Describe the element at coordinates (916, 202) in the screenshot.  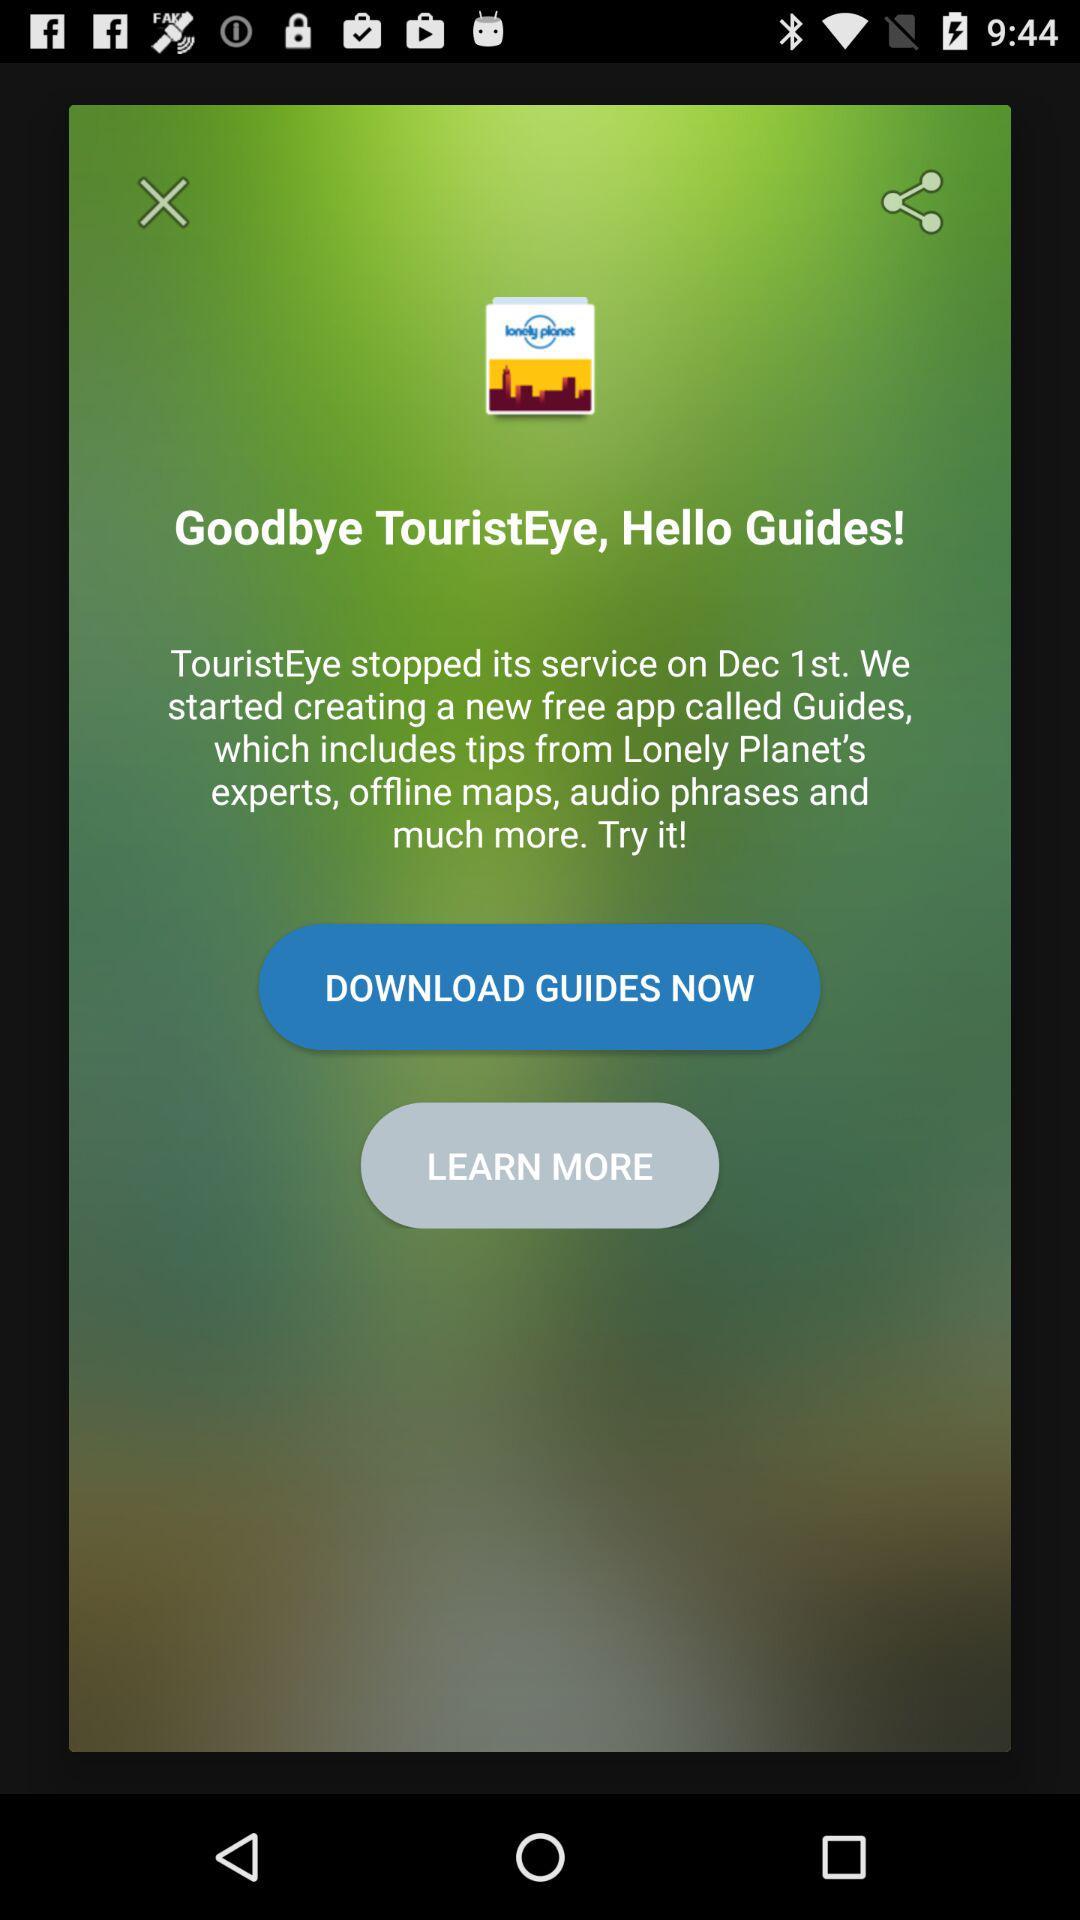
I see `the app above goodbye touristeye hello item` at that location.